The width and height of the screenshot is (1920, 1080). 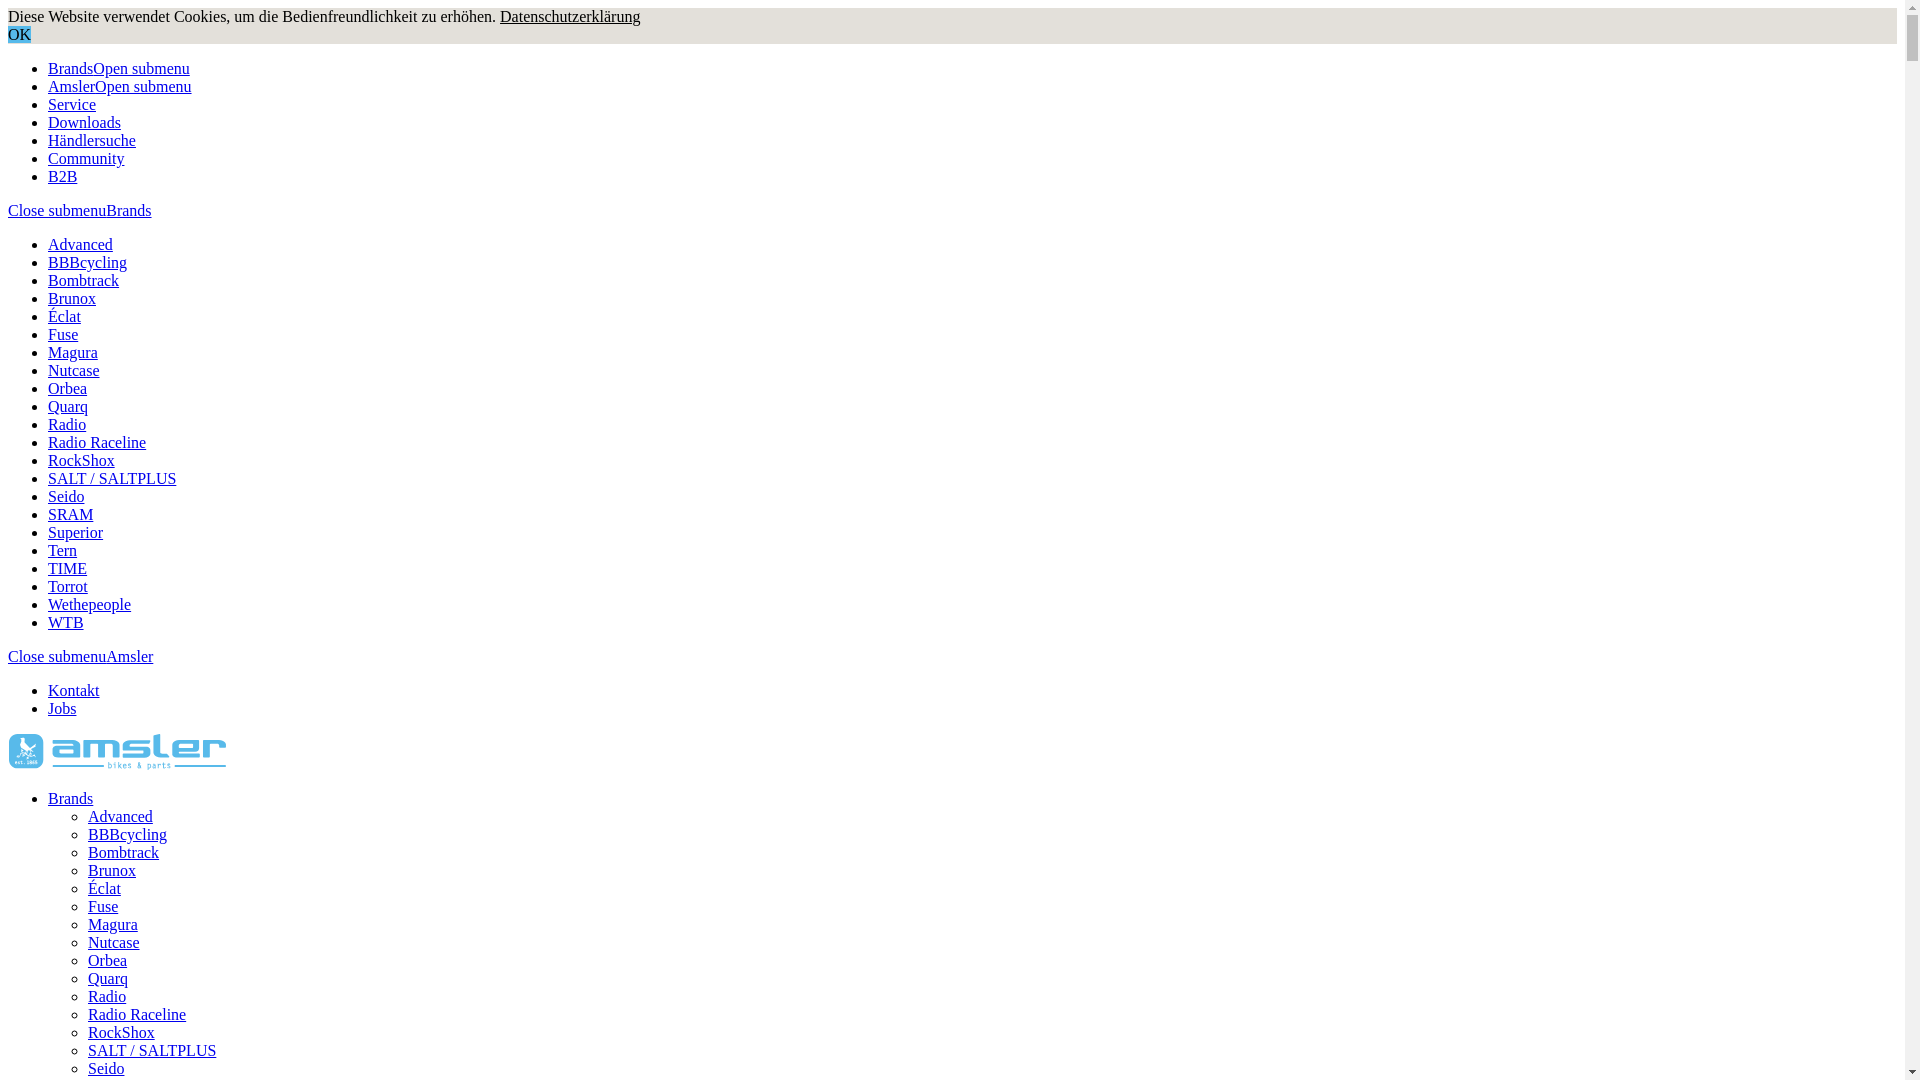 What do you see at coordinates (104, 1067) in the screenshot?
I see `'Seido'` at bounding box center [104, 1067].